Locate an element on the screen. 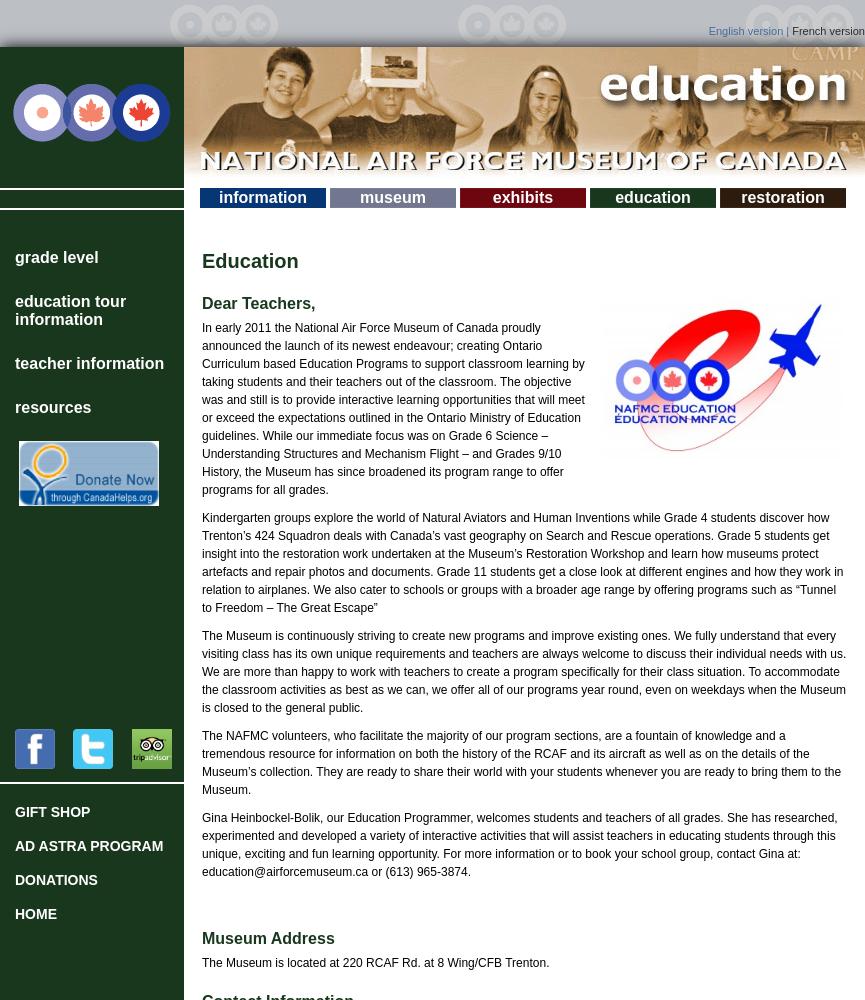  'exhibits' is located at coordinates (521, 196).